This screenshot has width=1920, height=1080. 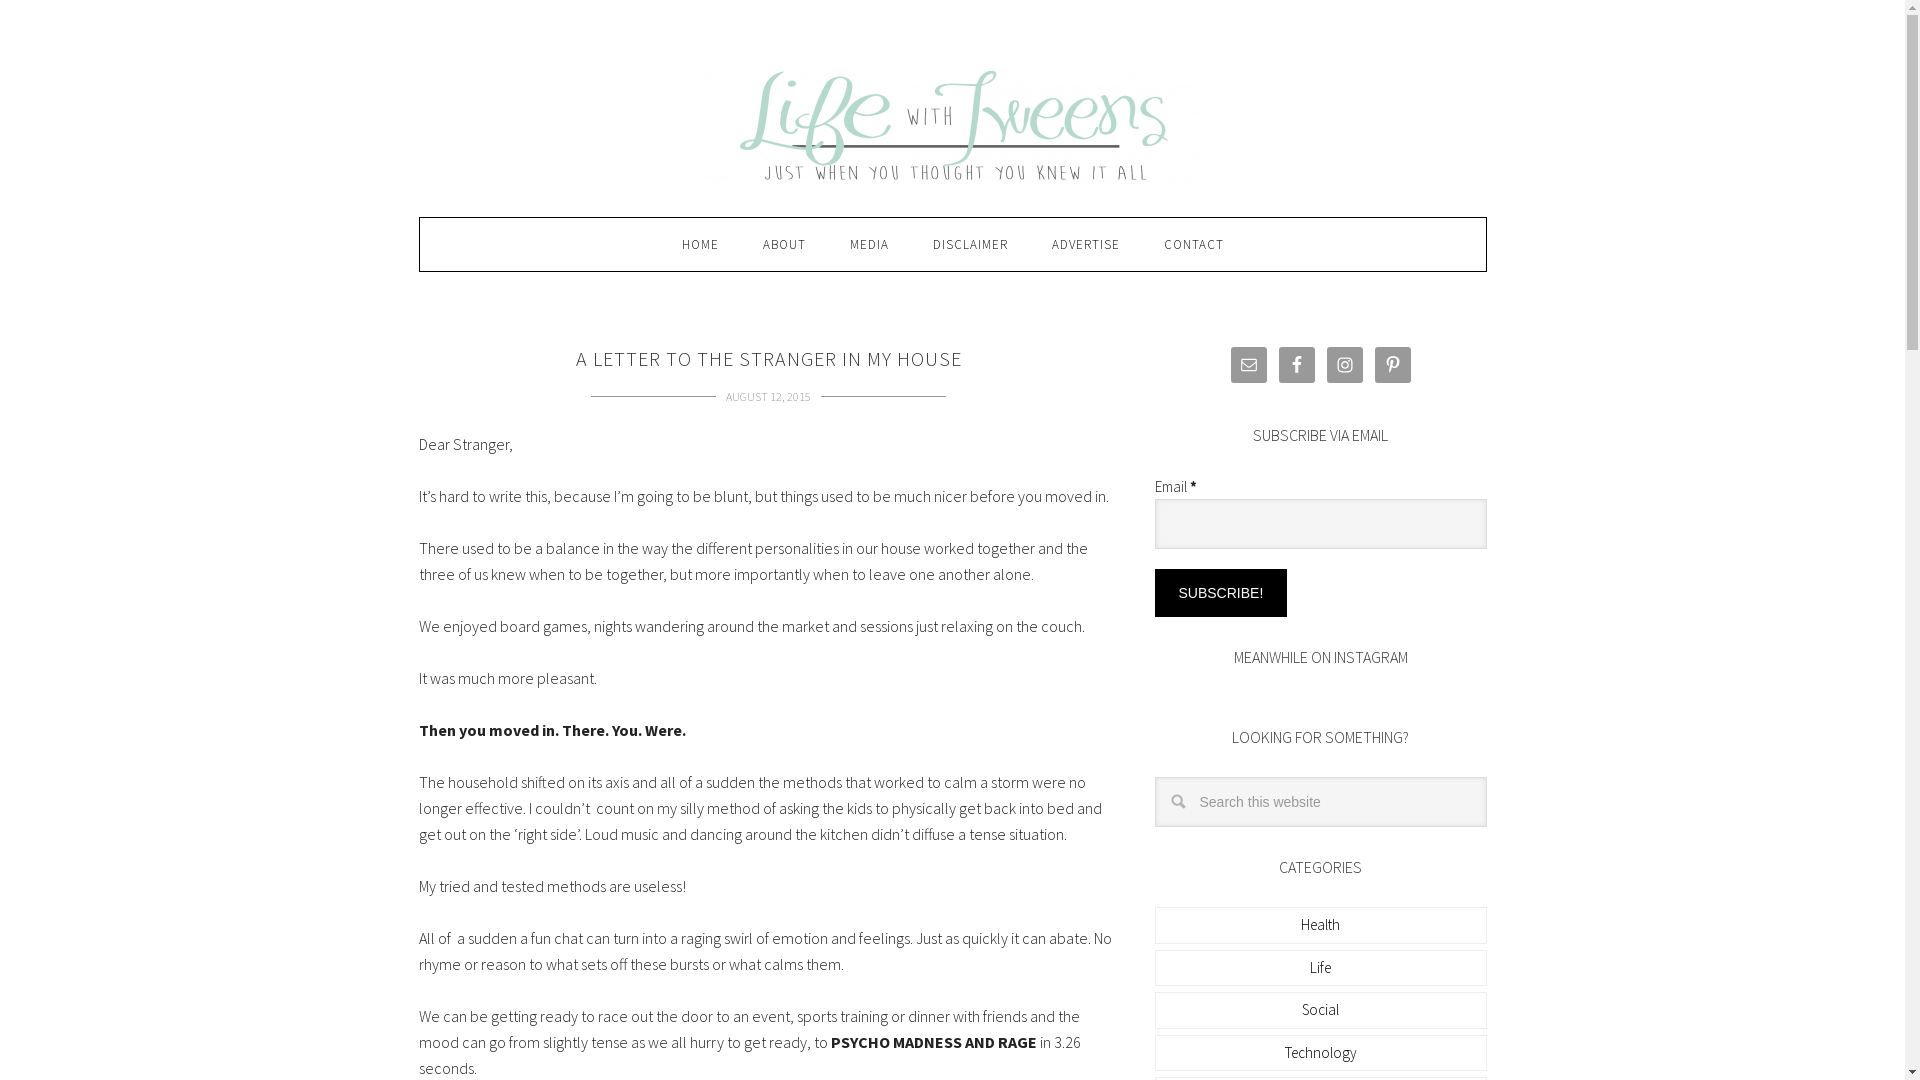 I want to click on 'Search', so click(x=1486, y=775).